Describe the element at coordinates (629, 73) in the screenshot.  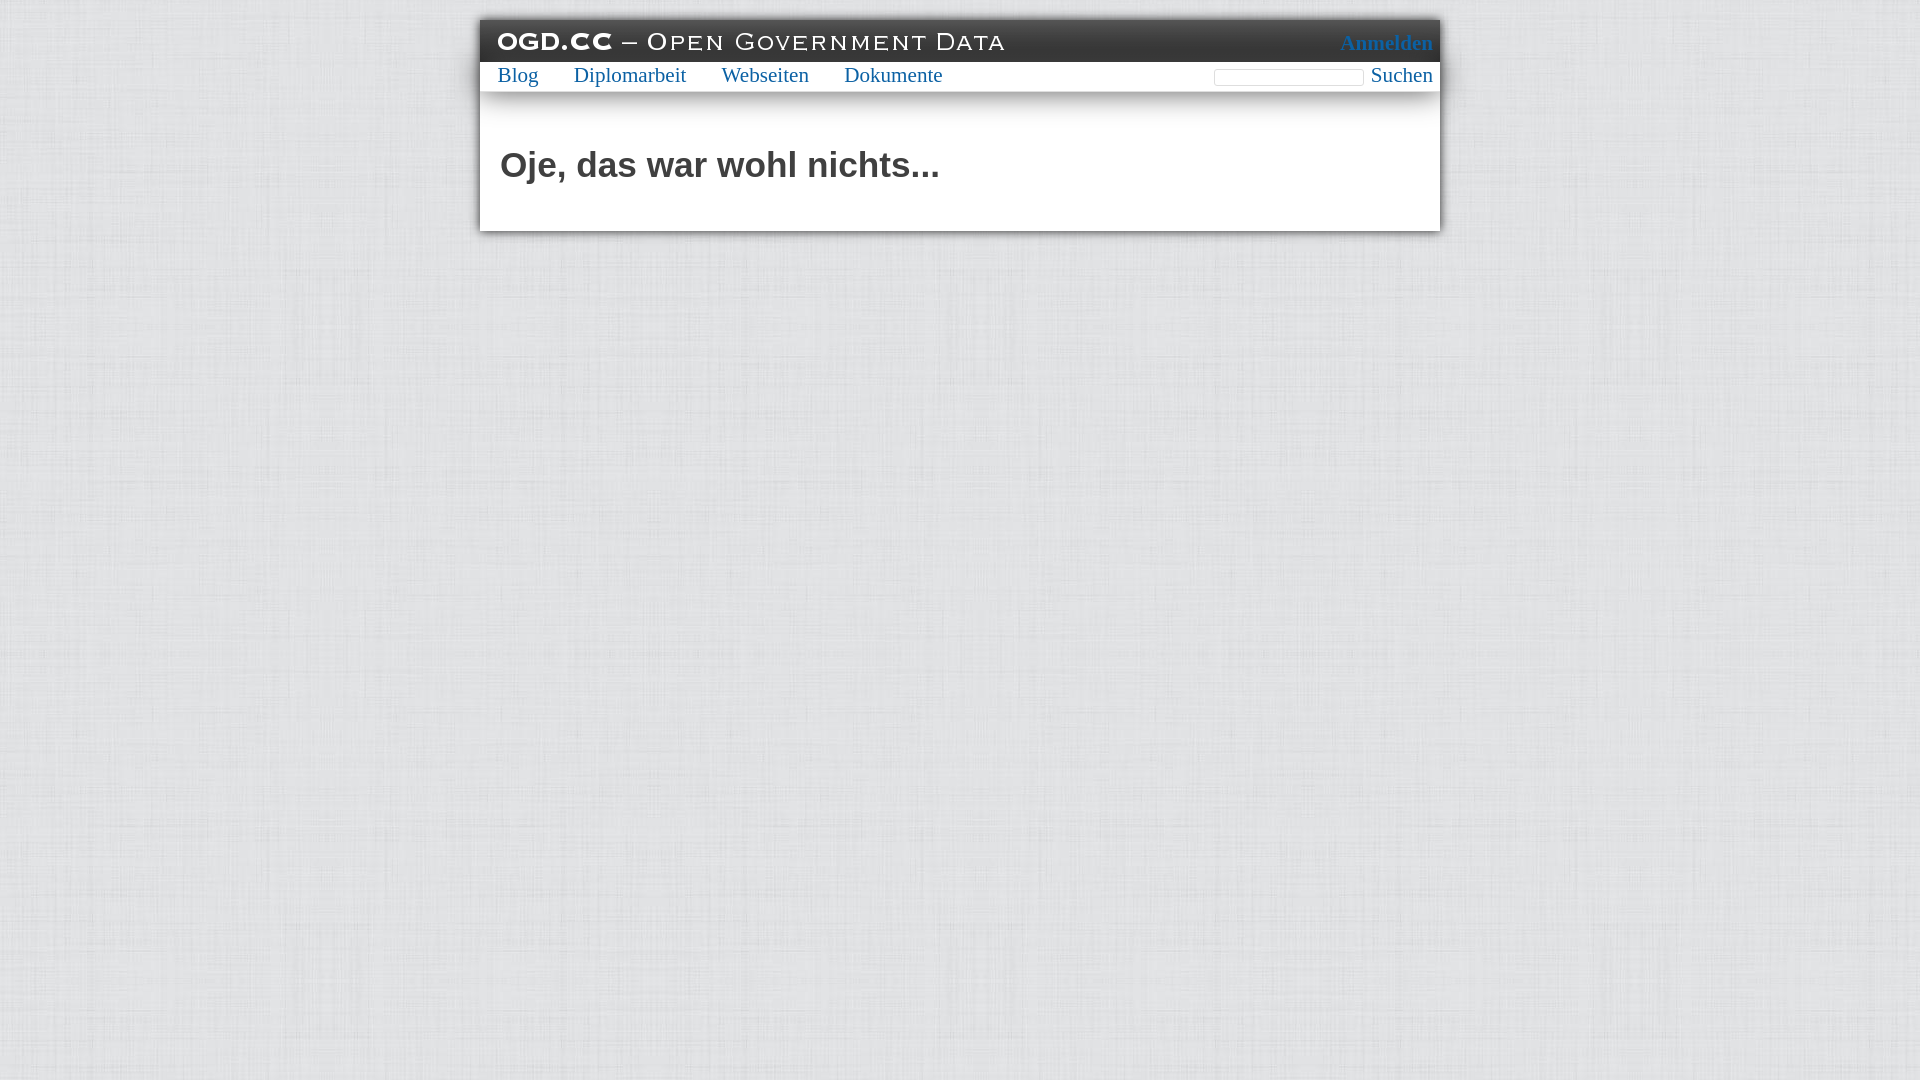
I see `'Diplomarbeit'` at that location.